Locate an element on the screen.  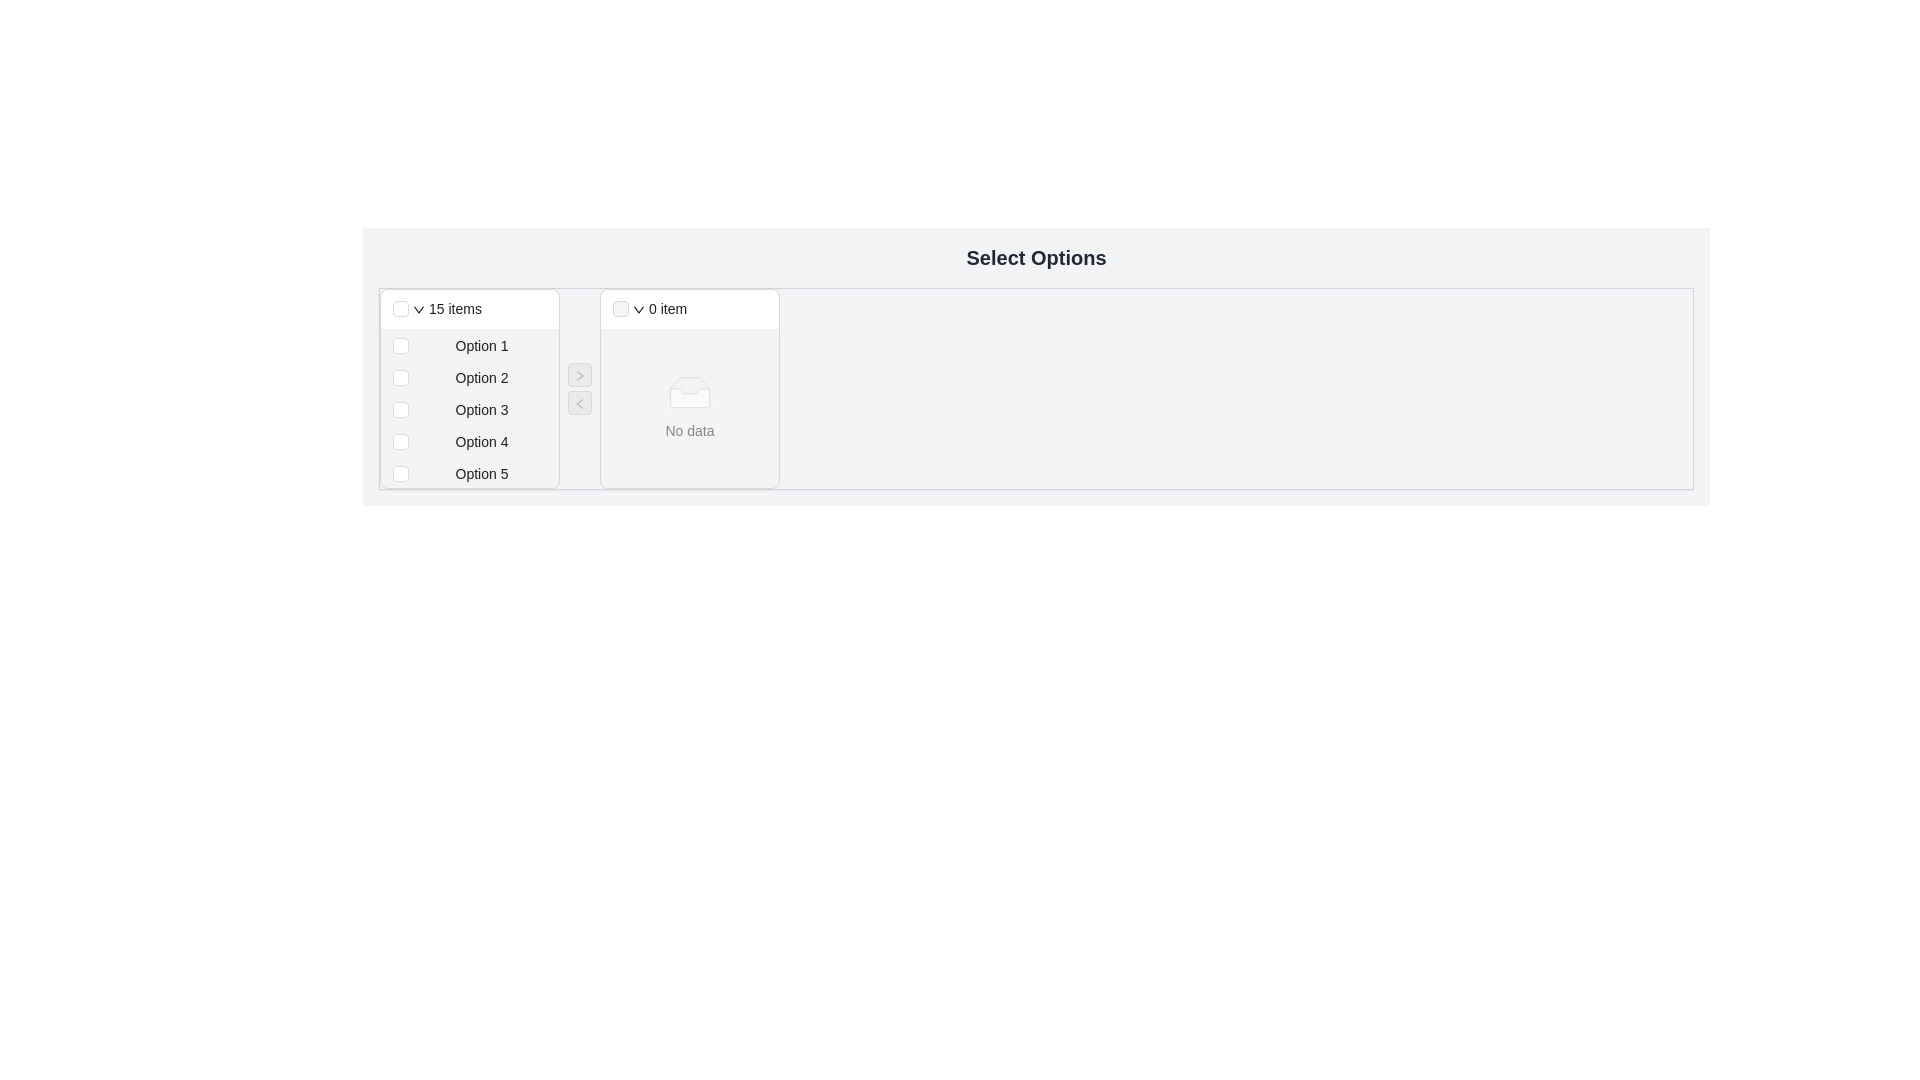
the lower arrow button in the button group to transfer selected items back to the list on the left is located at coordinates (579, 389).